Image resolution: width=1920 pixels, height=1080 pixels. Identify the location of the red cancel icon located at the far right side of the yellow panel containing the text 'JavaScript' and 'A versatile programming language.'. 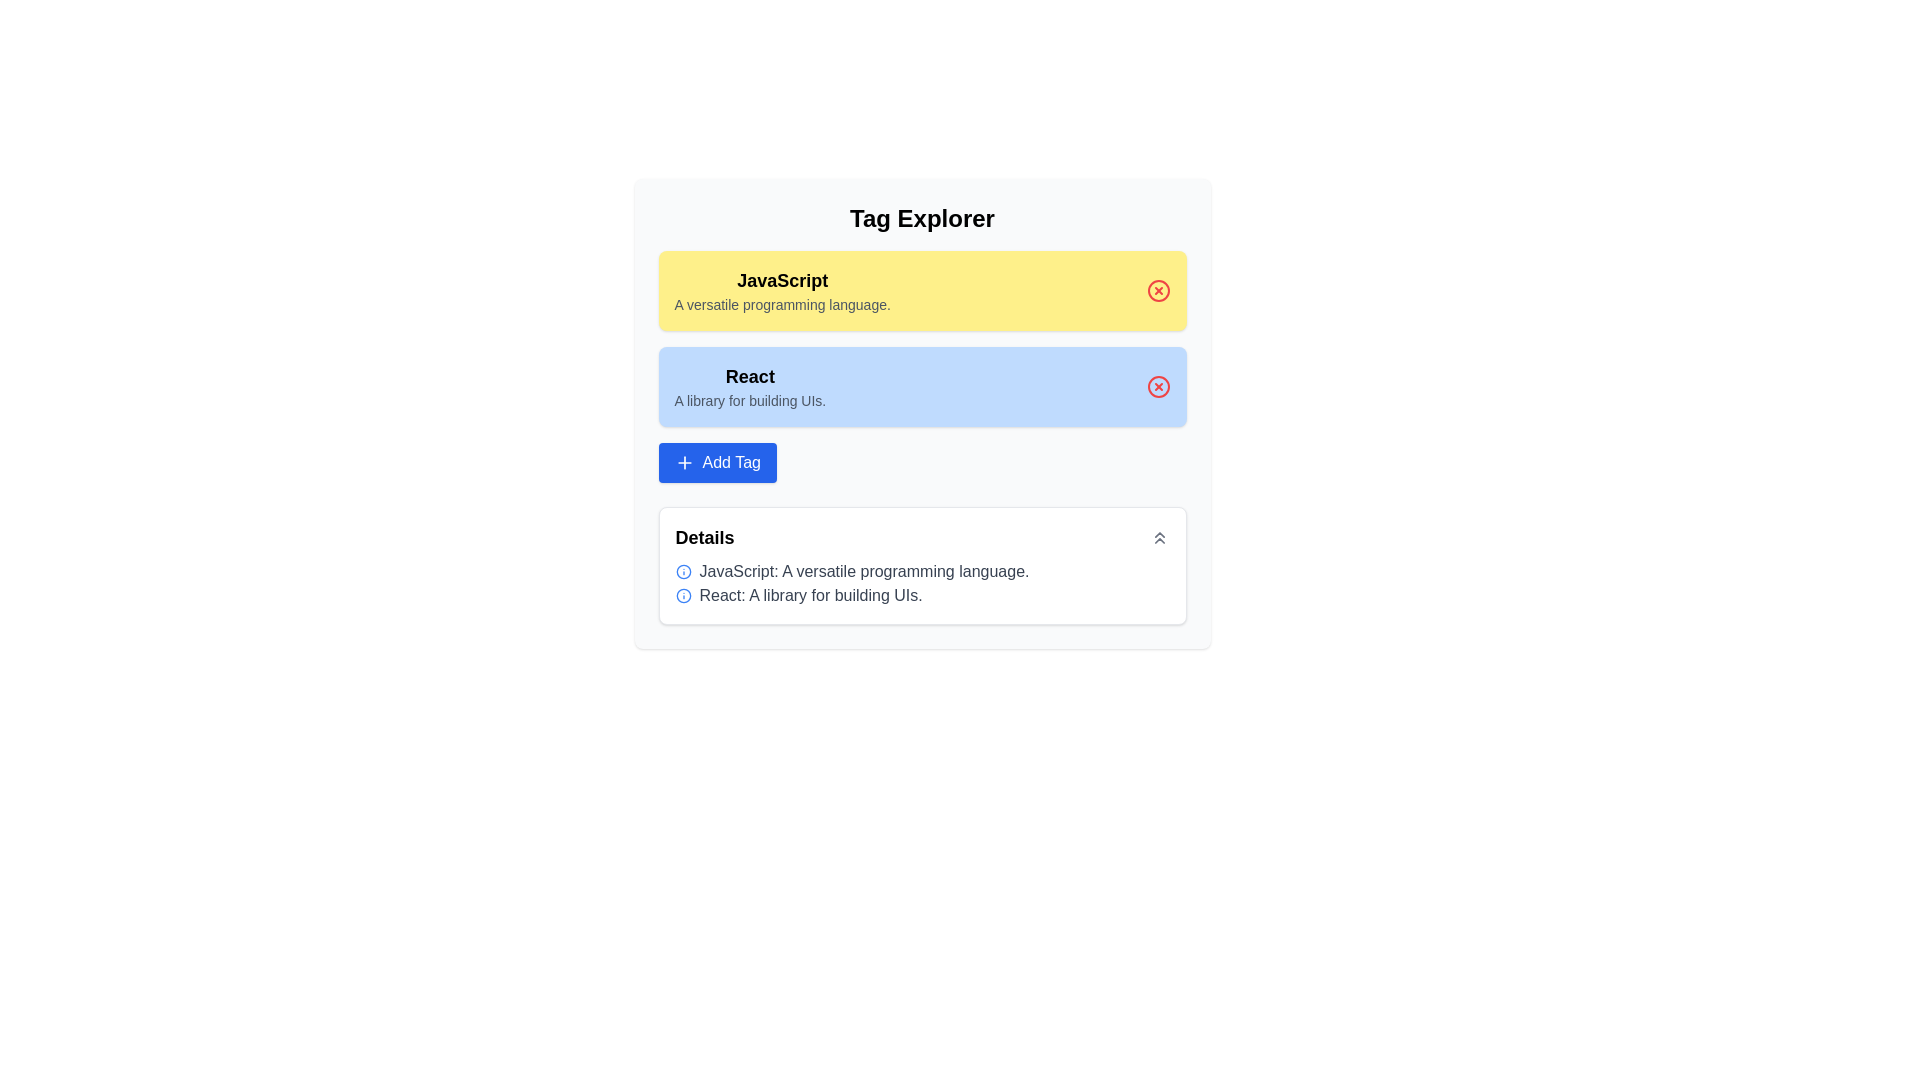
(1158, 290).